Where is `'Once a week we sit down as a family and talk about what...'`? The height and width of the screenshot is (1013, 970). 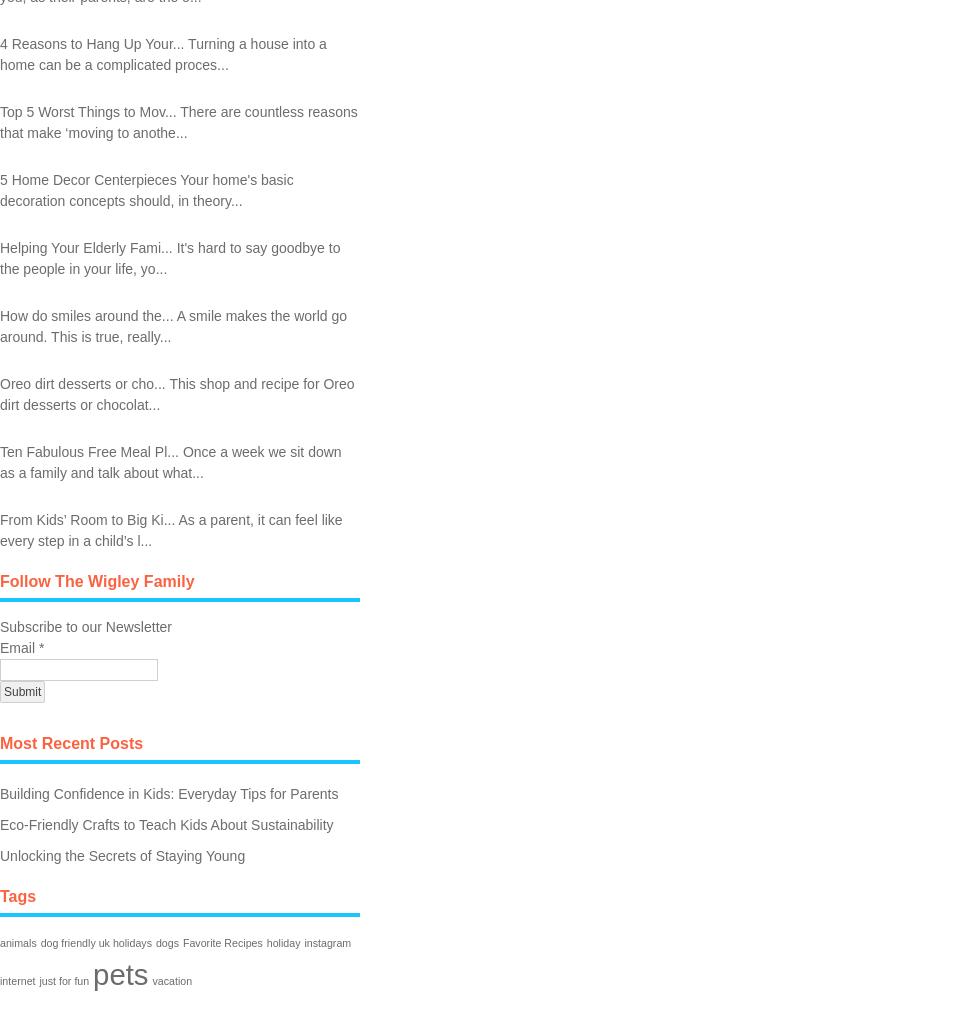
'Once a week we sit down as a family and talk about what...' is located at coordinates (169, 460).